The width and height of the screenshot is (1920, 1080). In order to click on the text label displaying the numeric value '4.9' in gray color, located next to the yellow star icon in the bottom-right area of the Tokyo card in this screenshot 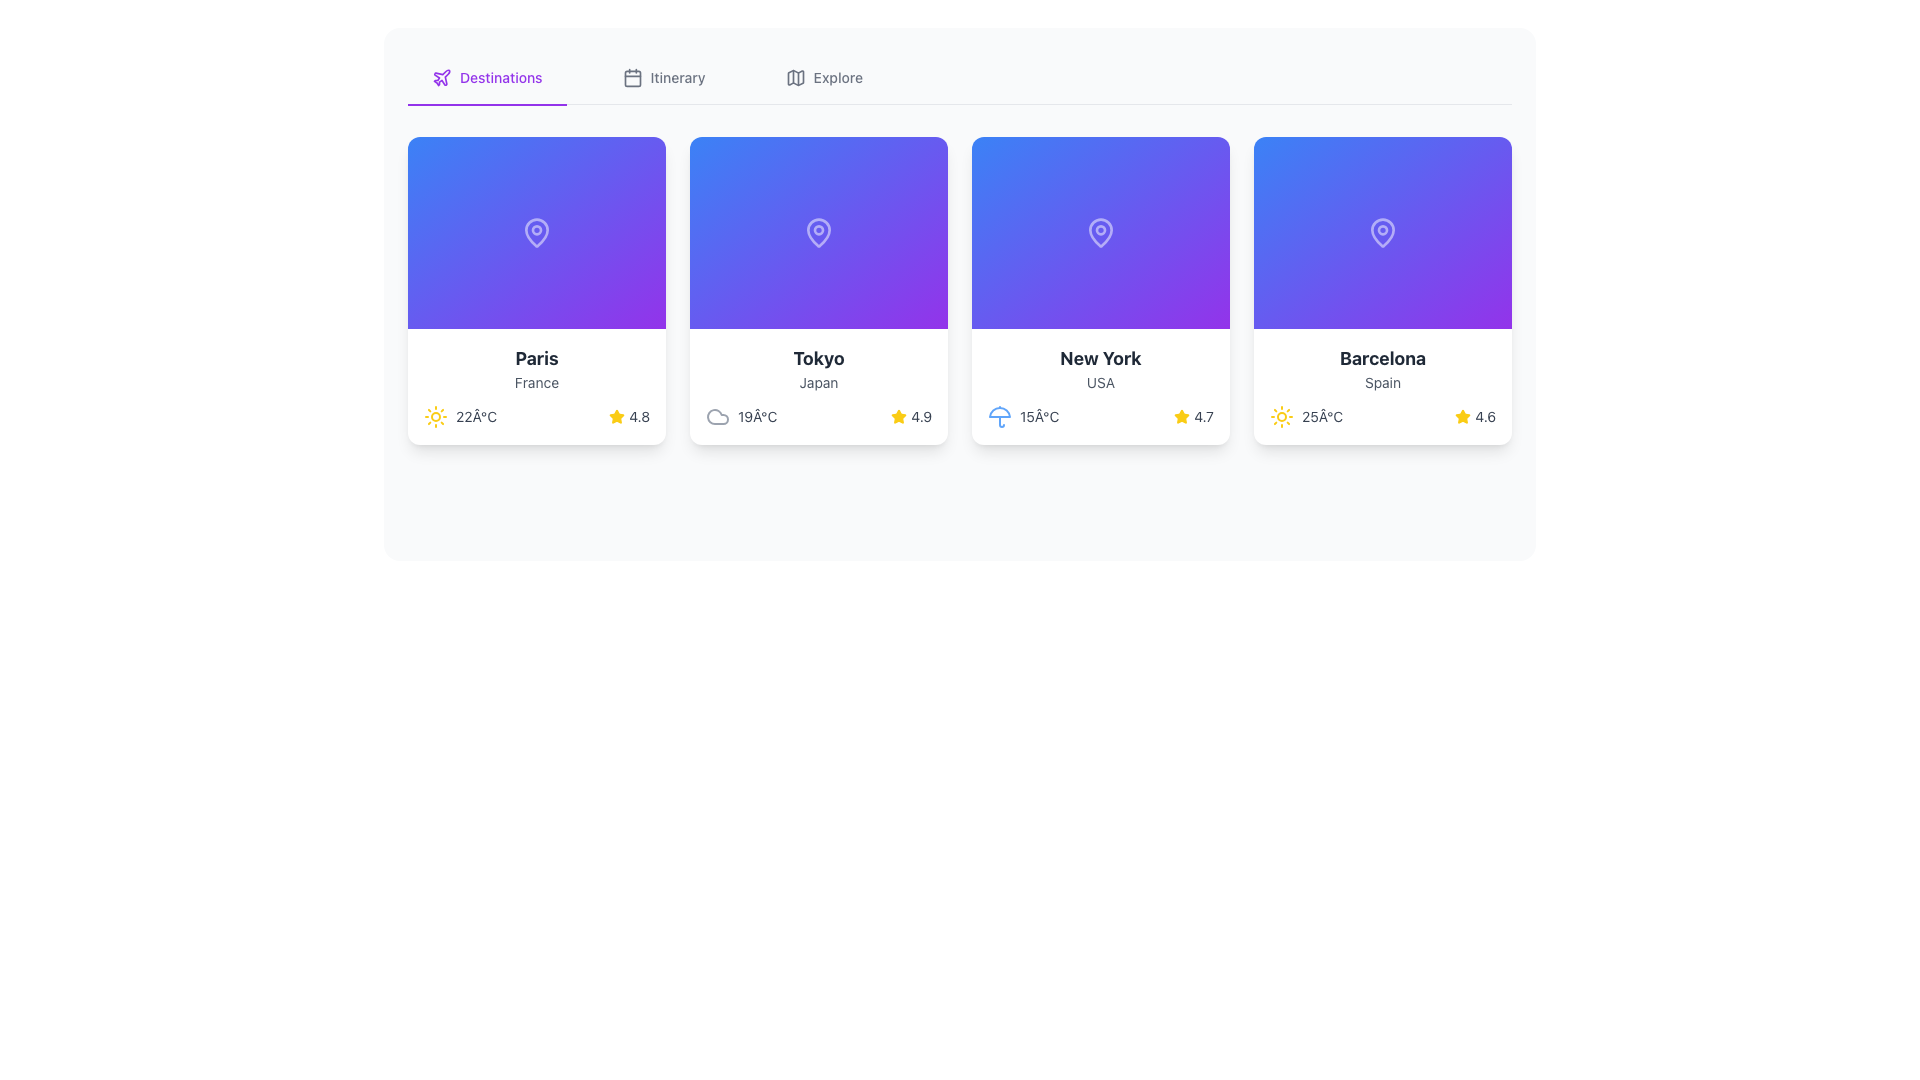, I will do `click(920, 415)`.